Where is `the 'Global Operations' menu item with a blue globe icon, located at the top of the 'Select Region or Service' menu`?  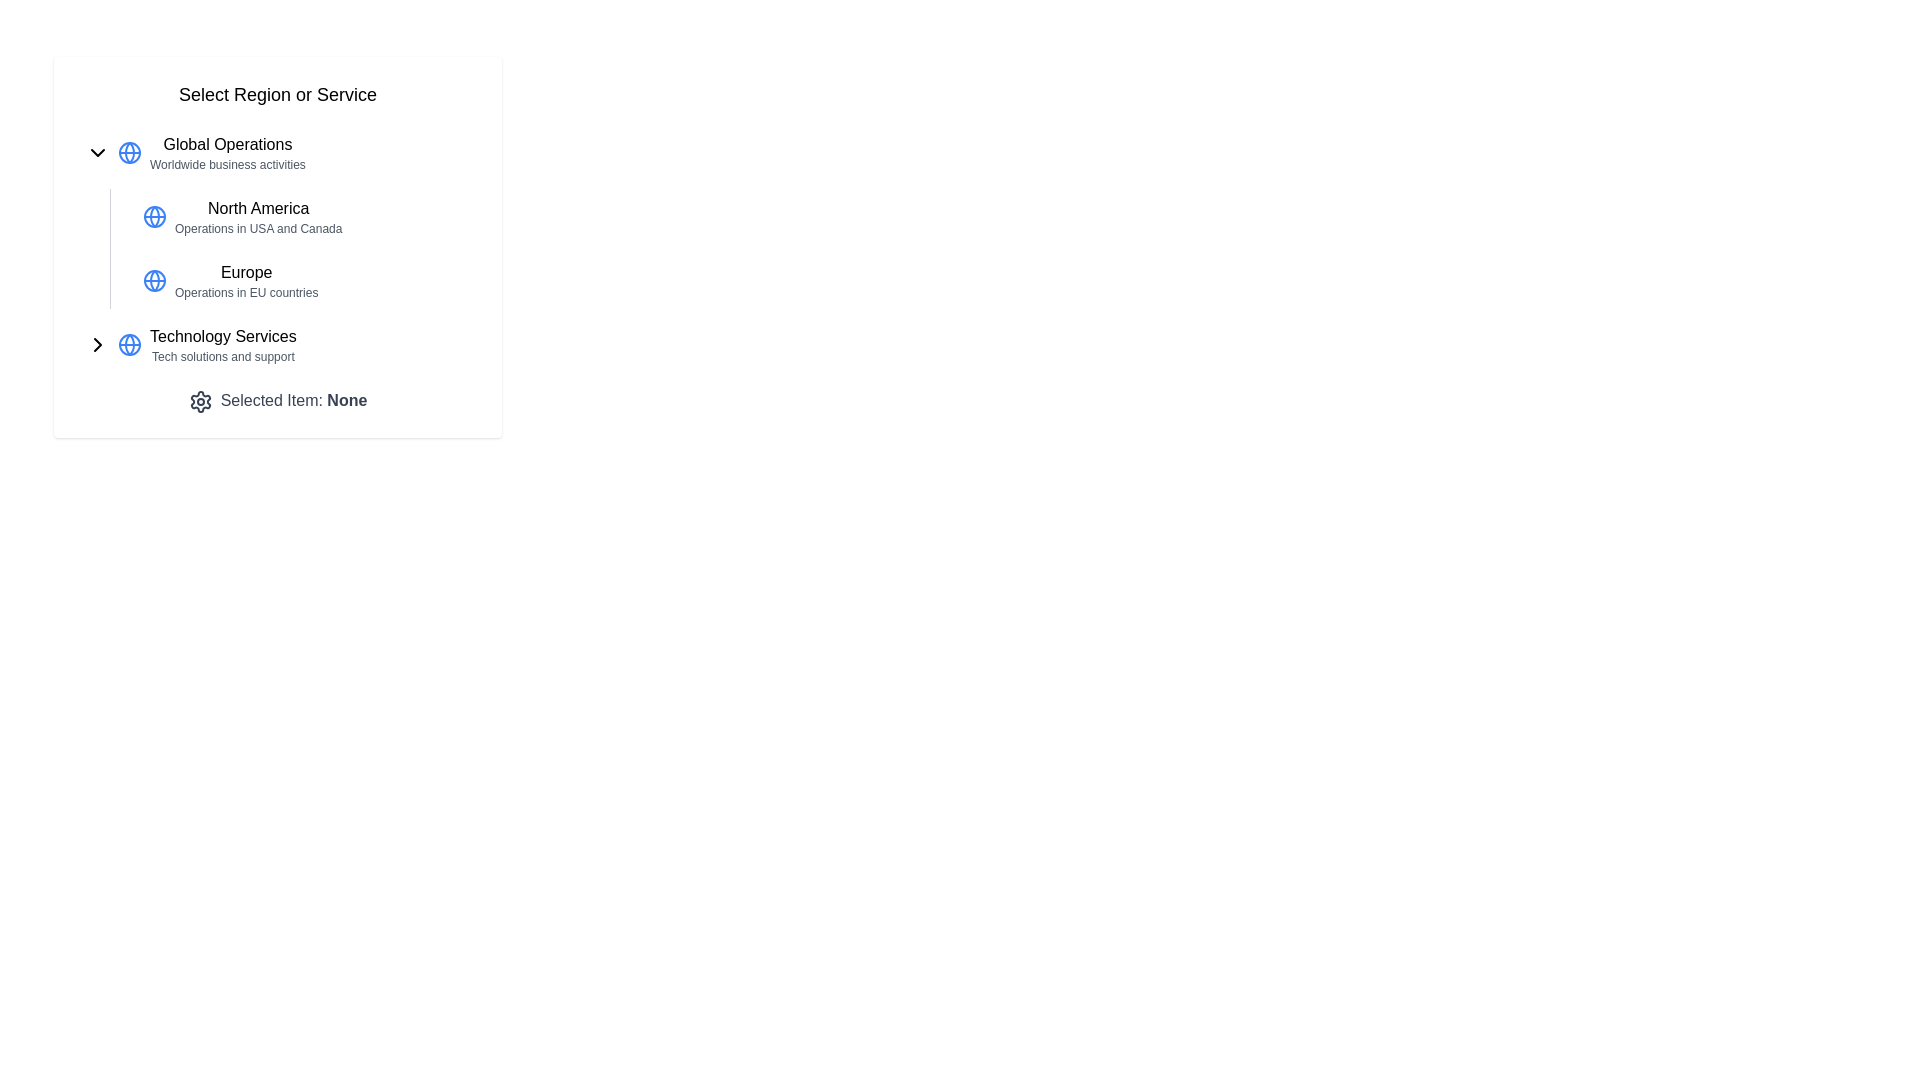
the 'Global Operations' menu item with a blue globe icon, located at the top of the 'Select Region or Service' menu is located at coordinates (277, 152).